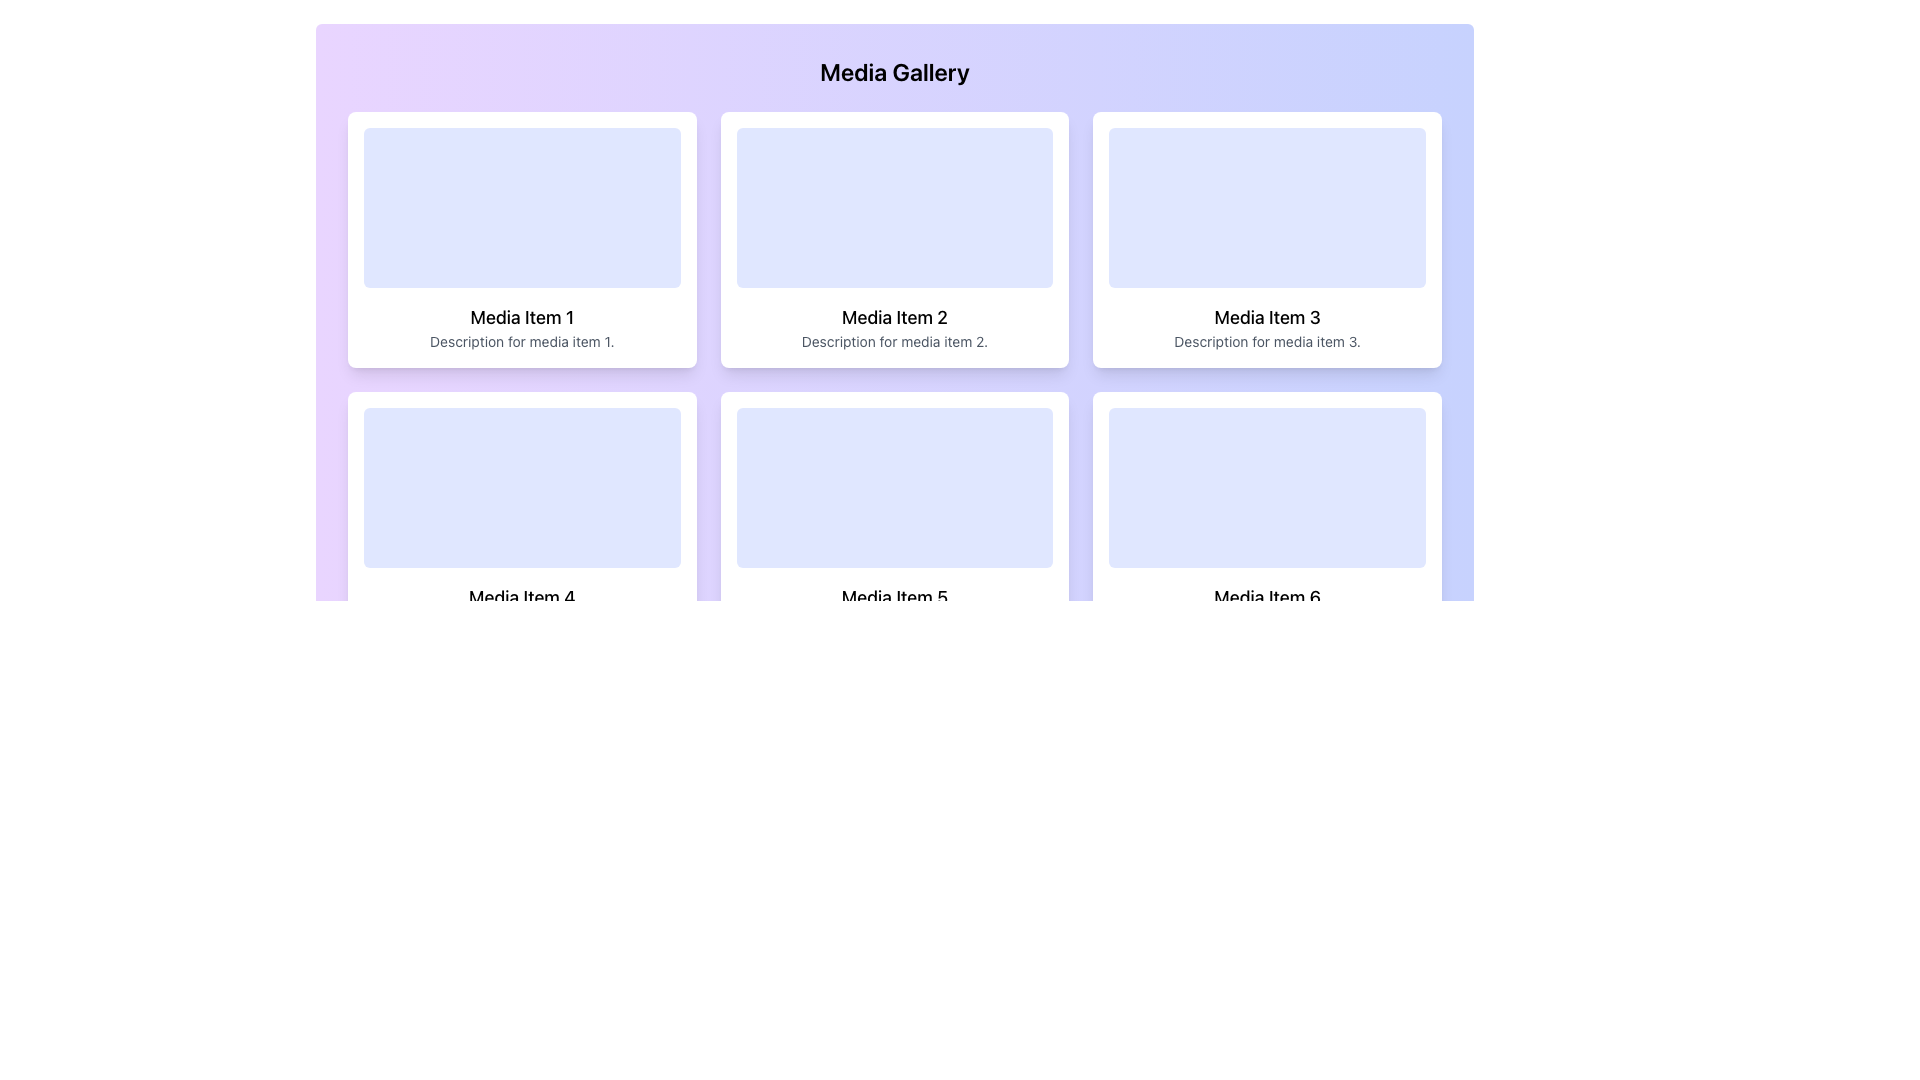 This screenshot has width=1920, height=1080. I want to click on text header displaying 'Media Gallery' which is a bold and large font positioned centrally at the top of the purple gradient background area, so click(893, 71).